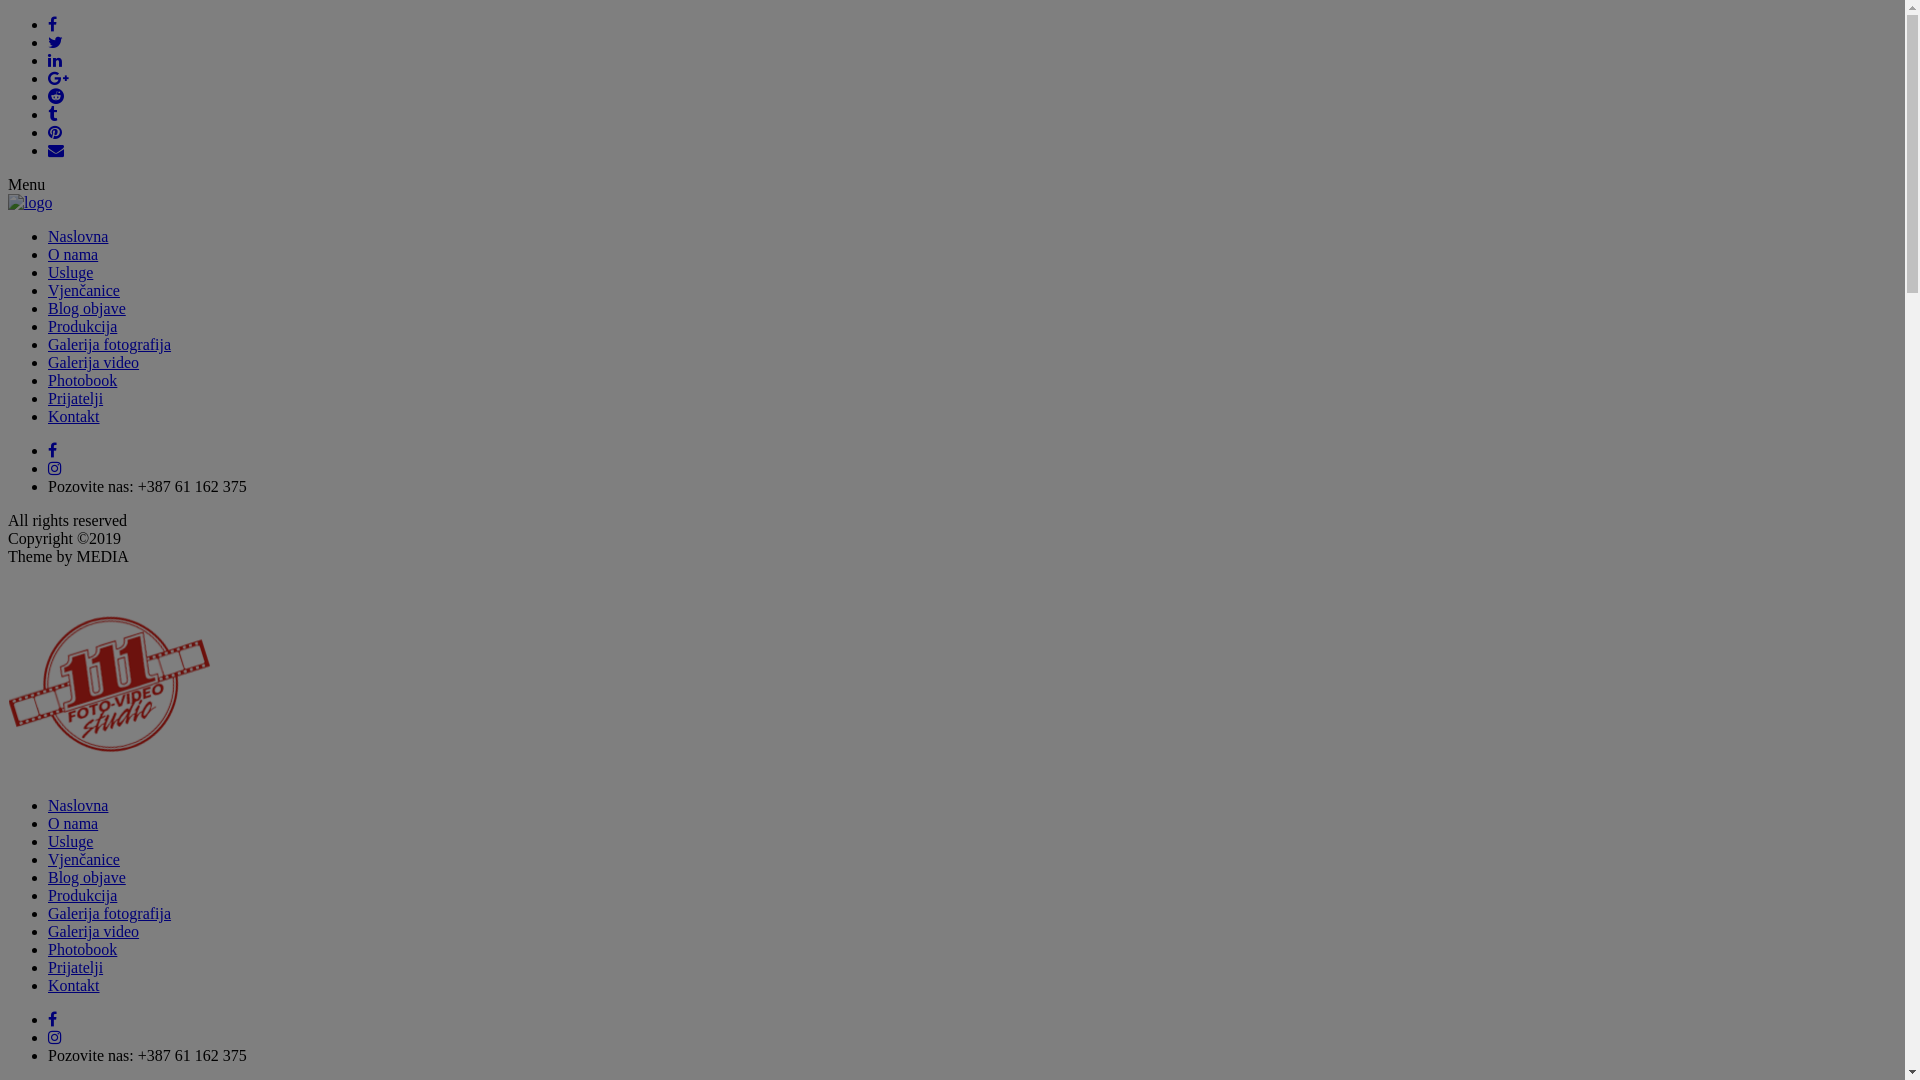  Describe the element at coordinates (75, 398) in the screenshot. I see `'Prijatelji'` at that location.